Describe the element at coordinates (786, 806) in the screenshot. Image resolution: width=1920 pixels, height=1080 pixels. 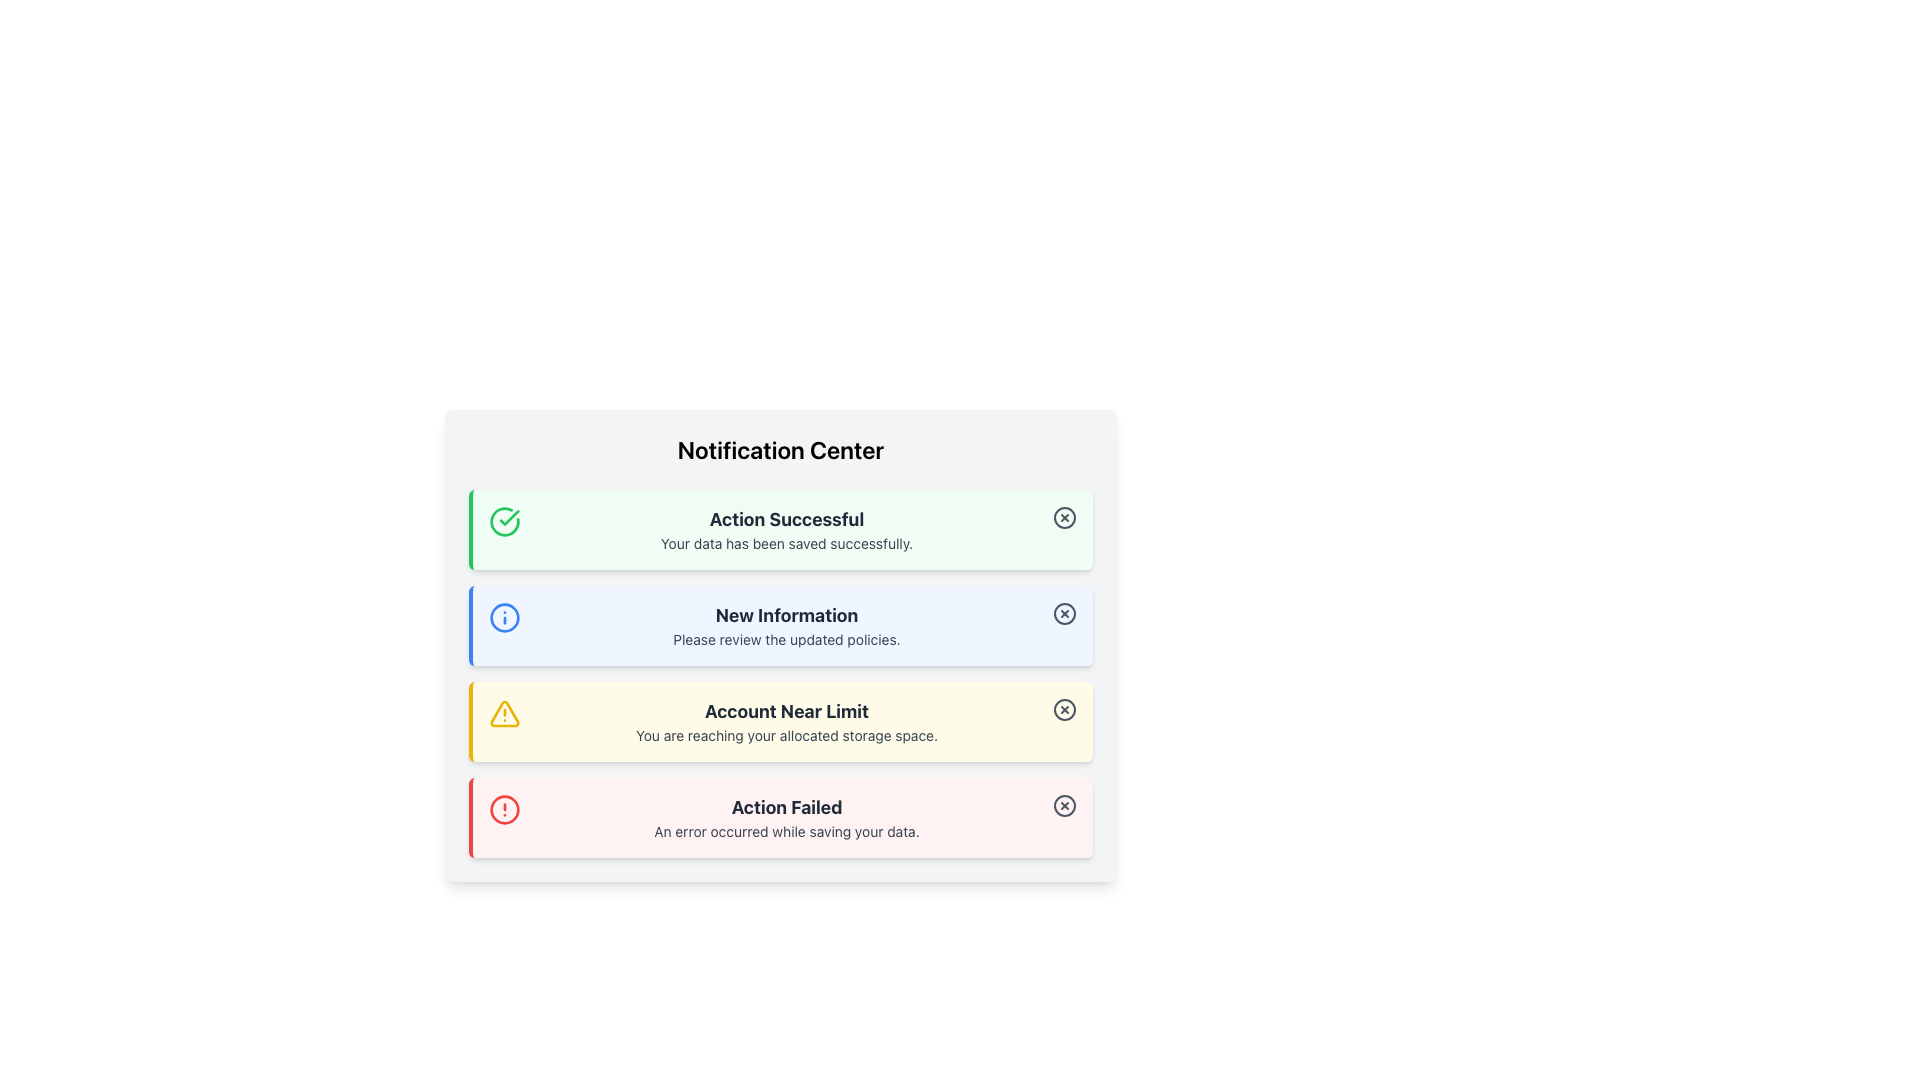
I see `text label that serves as the title for the error notification located in the fourth notification item of the alert list` at that location.